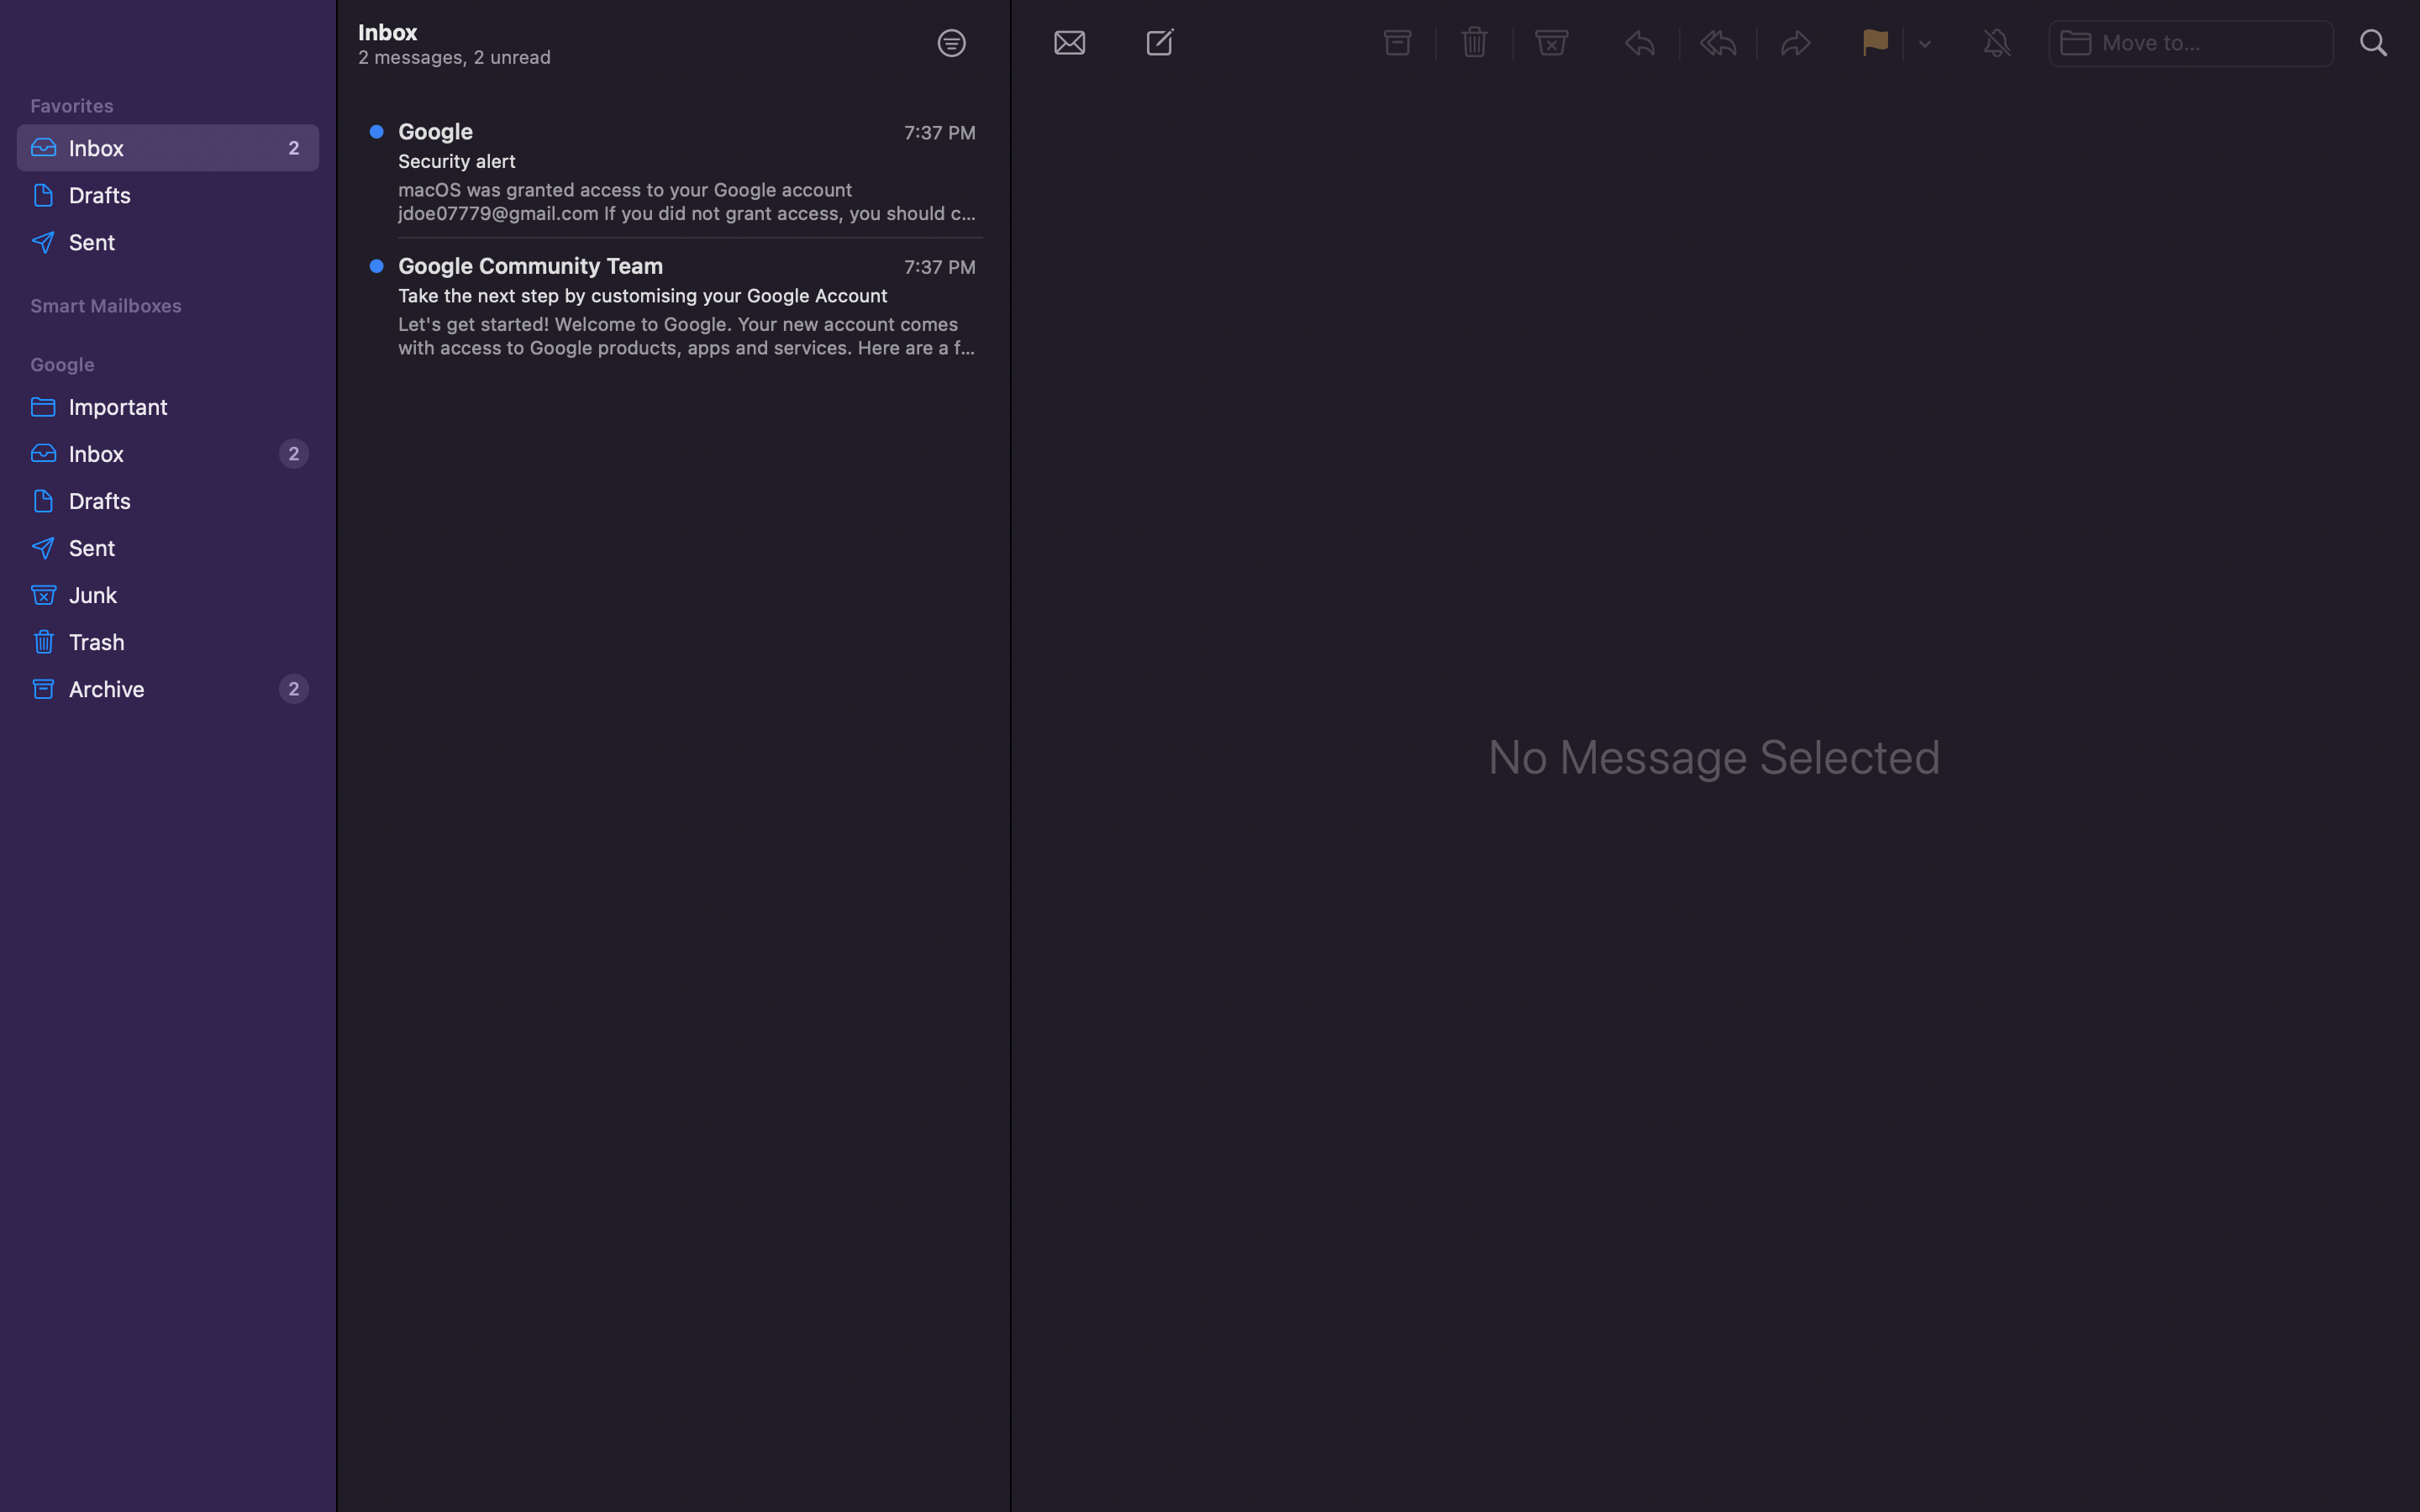 The image size is (2420, 1512). I want to click on Single out the unseen messages, so click(950, 41).